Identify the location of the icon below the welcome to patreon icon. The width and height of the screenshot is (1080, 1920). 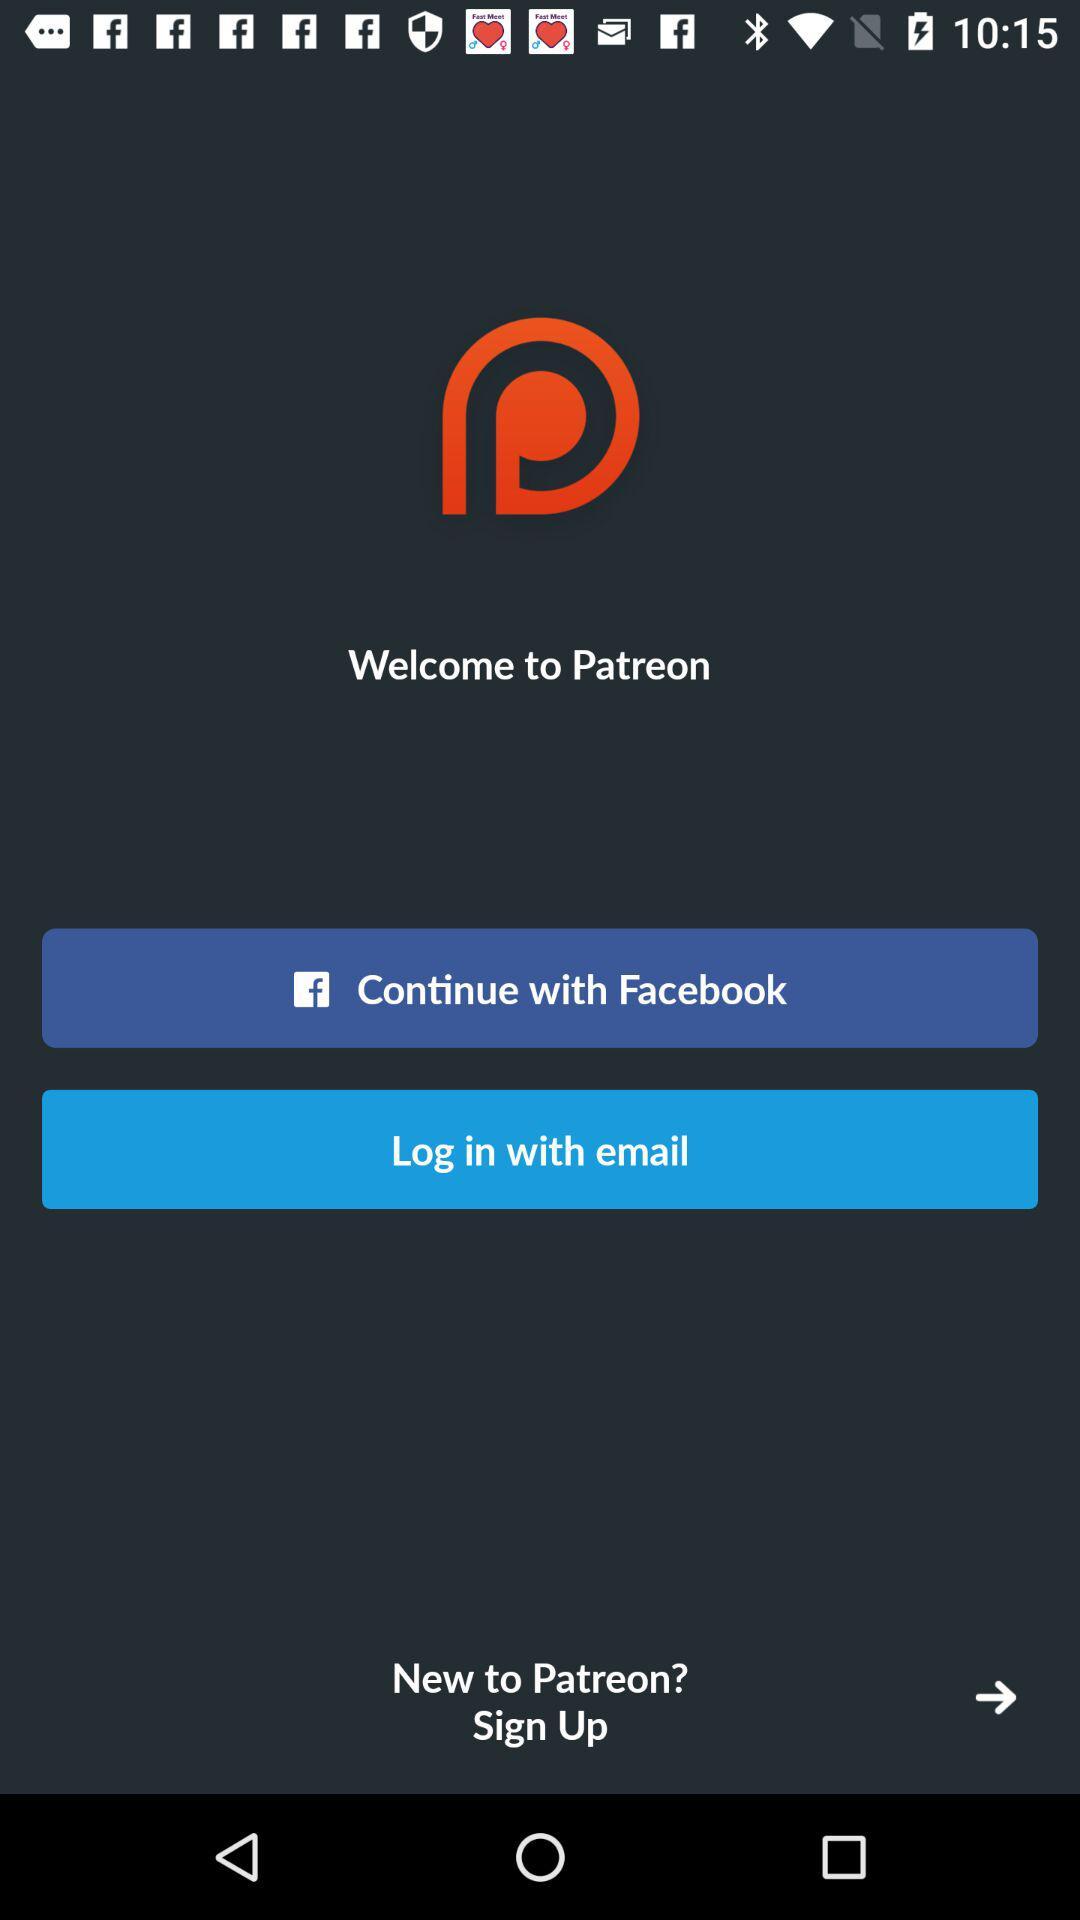
(540, 988).